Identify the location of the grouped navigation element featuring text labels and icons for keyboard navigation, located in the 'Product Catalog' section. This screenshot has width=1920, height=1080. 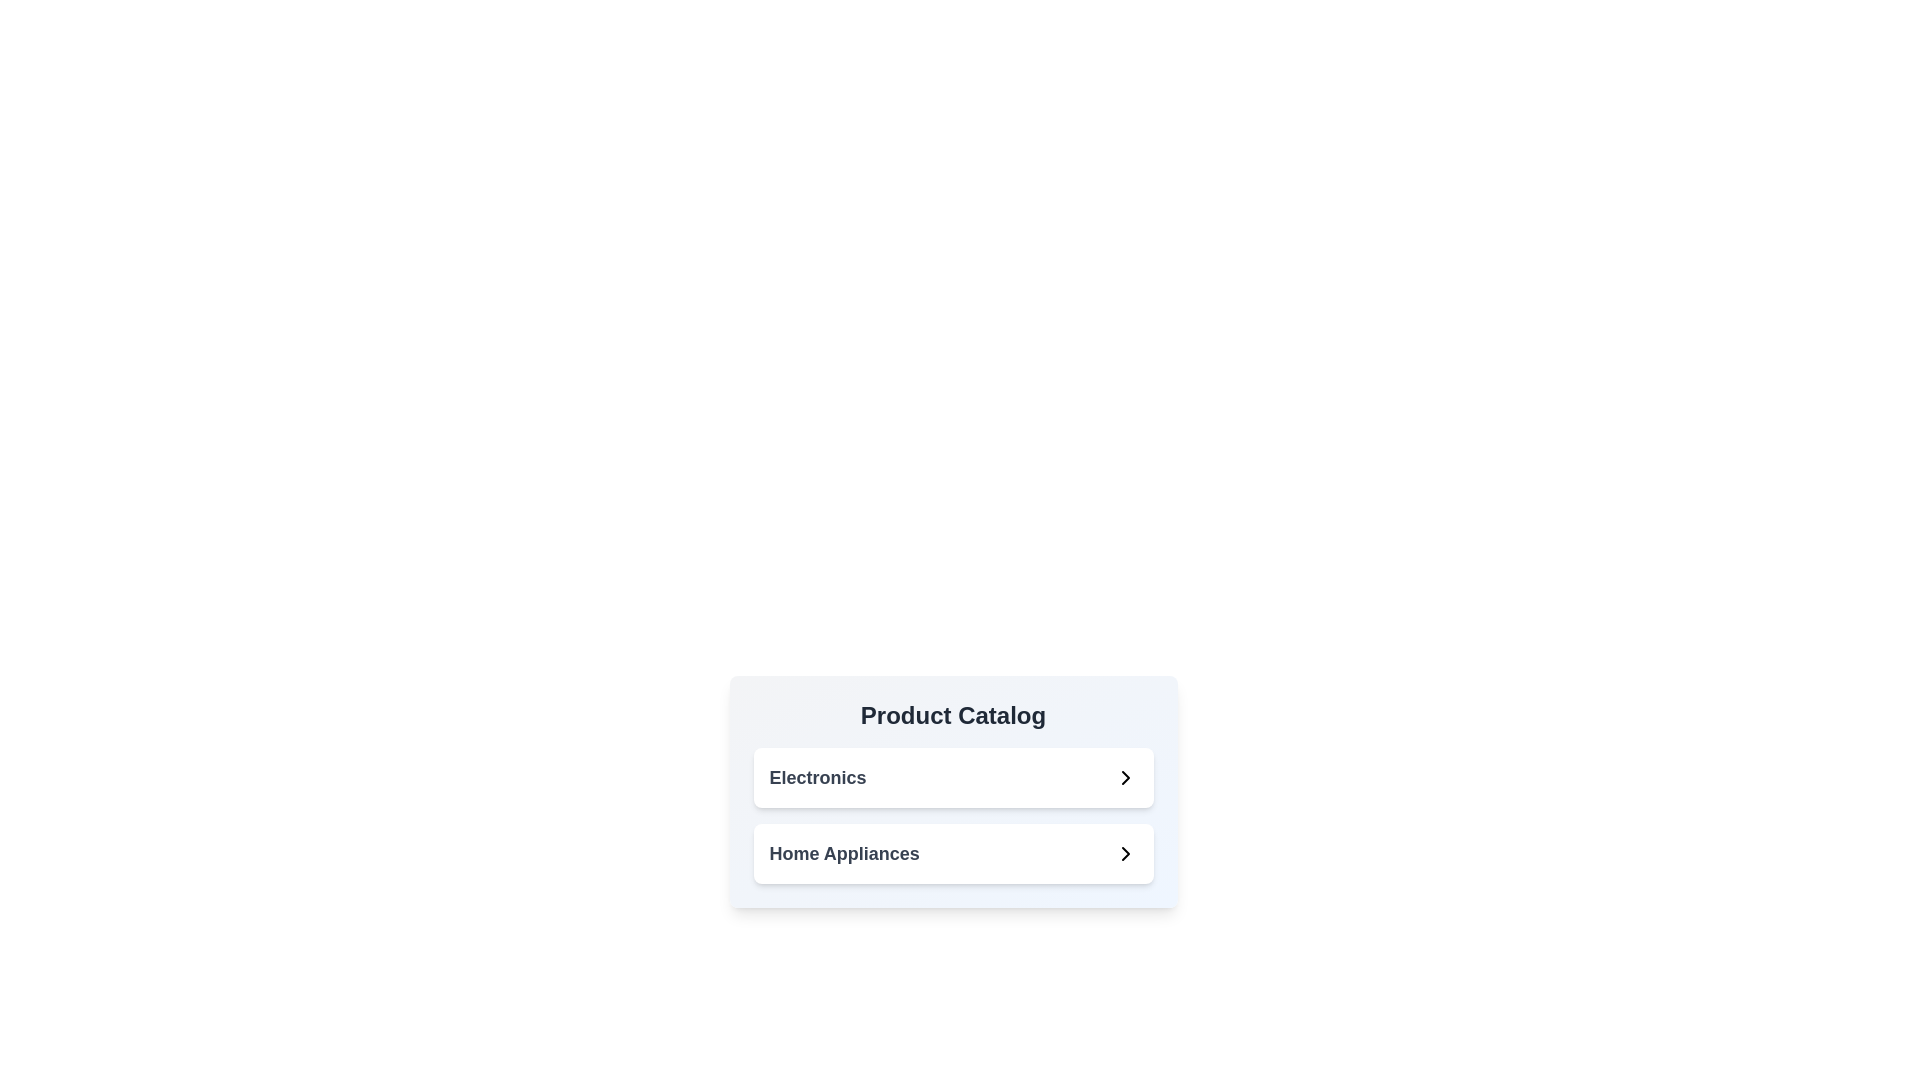
(952, 816).